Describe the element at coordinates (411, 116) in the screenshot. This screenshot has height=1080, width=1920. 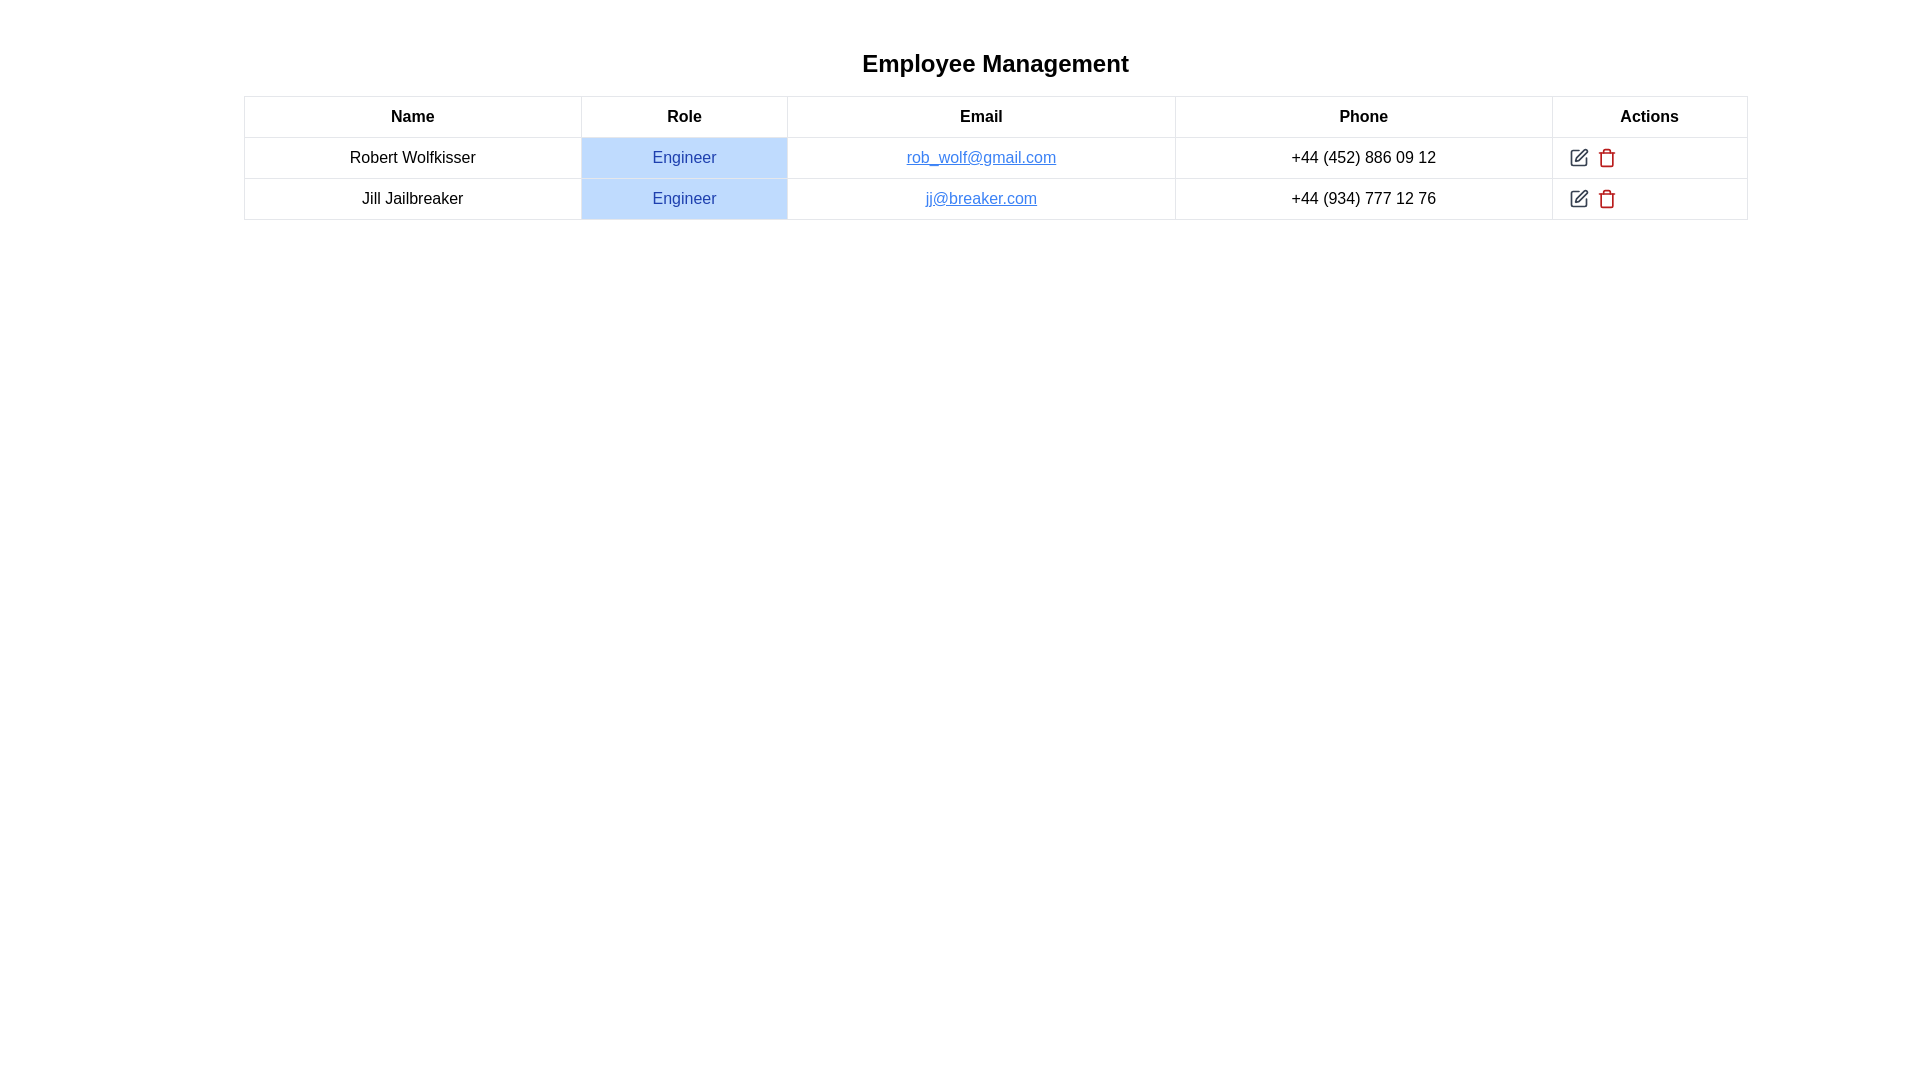
I see `the 'Name' column header in the data table, which is located in the top left quadrant of the grid structure and is the first item in a row of headers` at that location.